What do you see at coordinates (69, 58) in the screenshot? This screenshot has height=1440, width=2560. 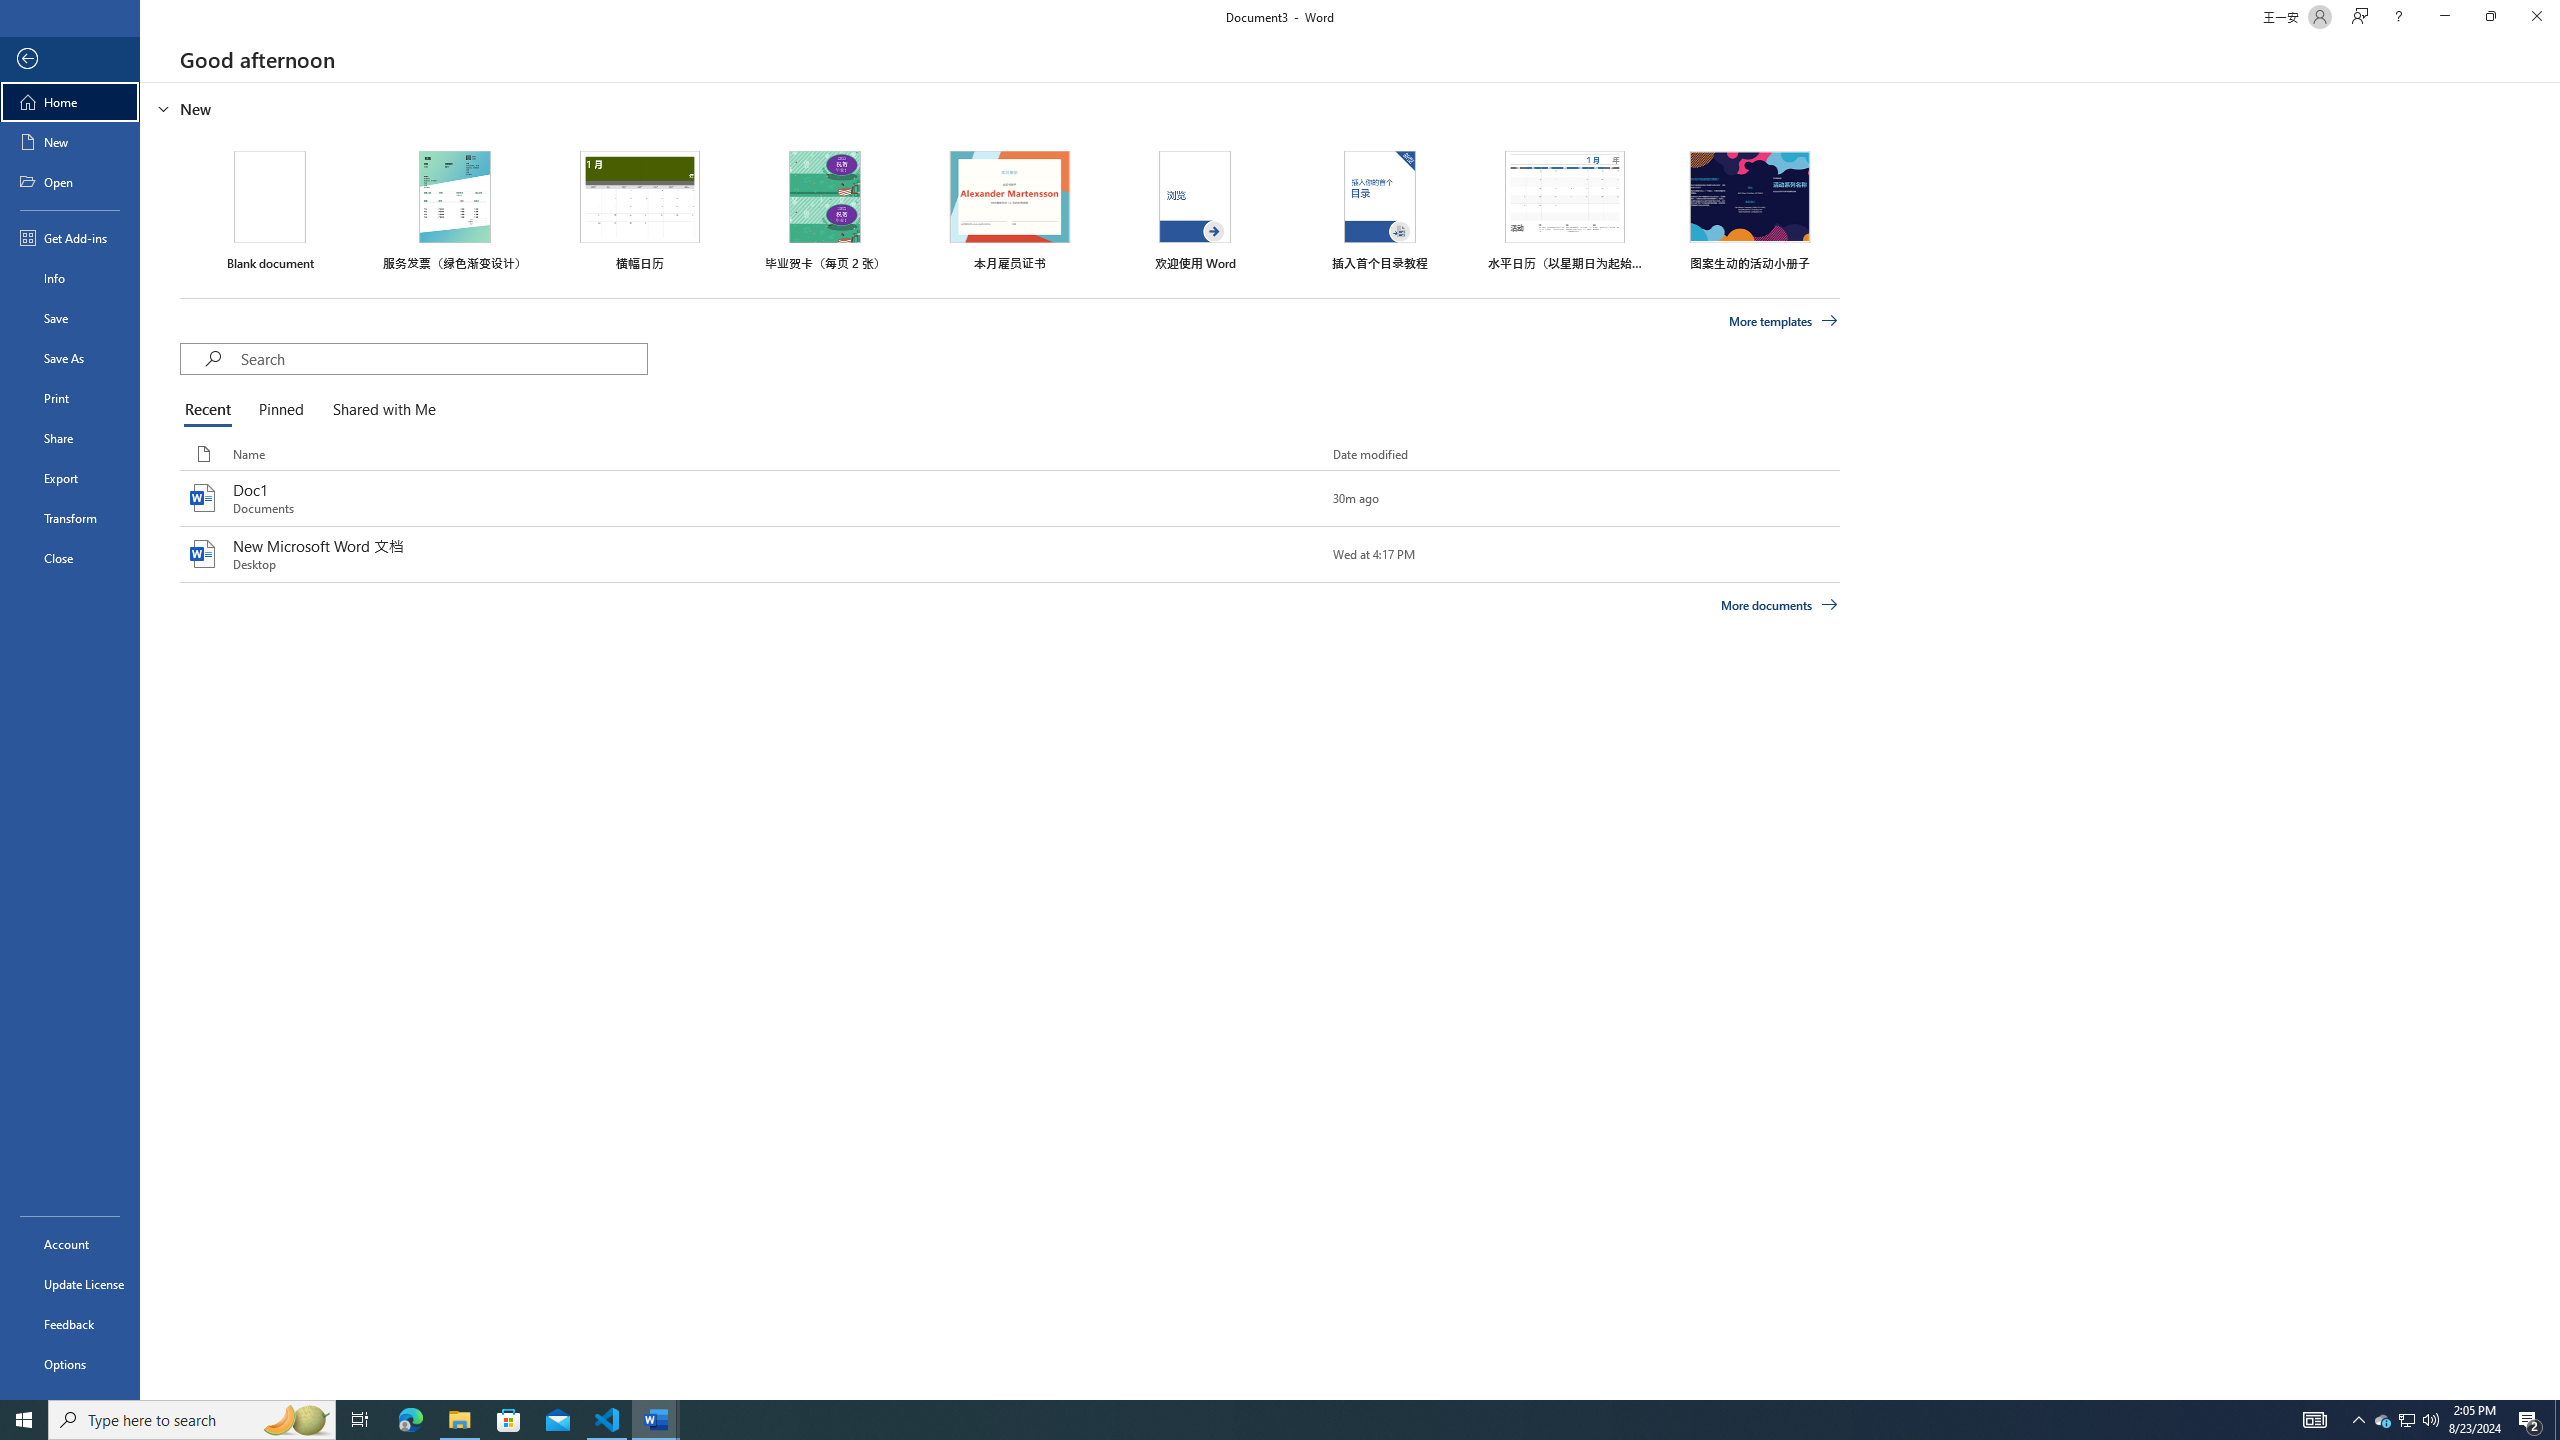 I see `'Back'` at bounding box center [69, 58].